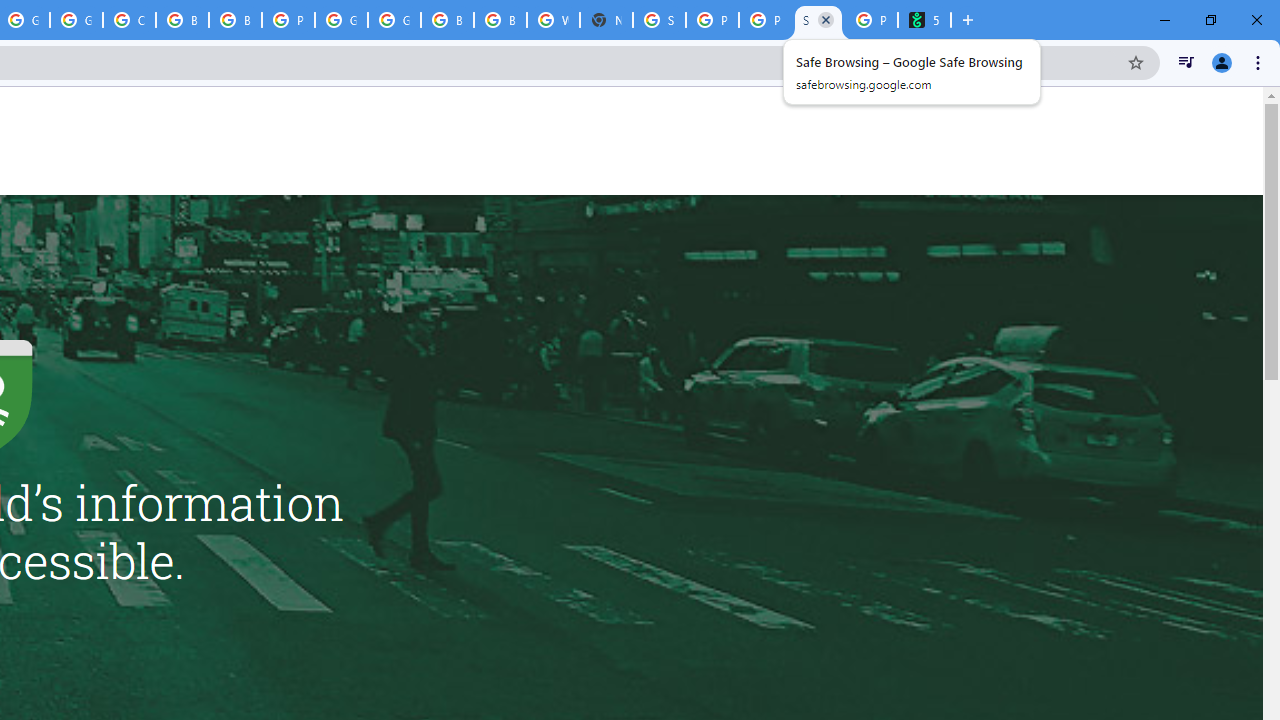 This screenshot has height=720, width=1280. Describe the element at coordinates (659, 20) in the screenshot. I see `'Sign in - Google Accounts'` at that location.